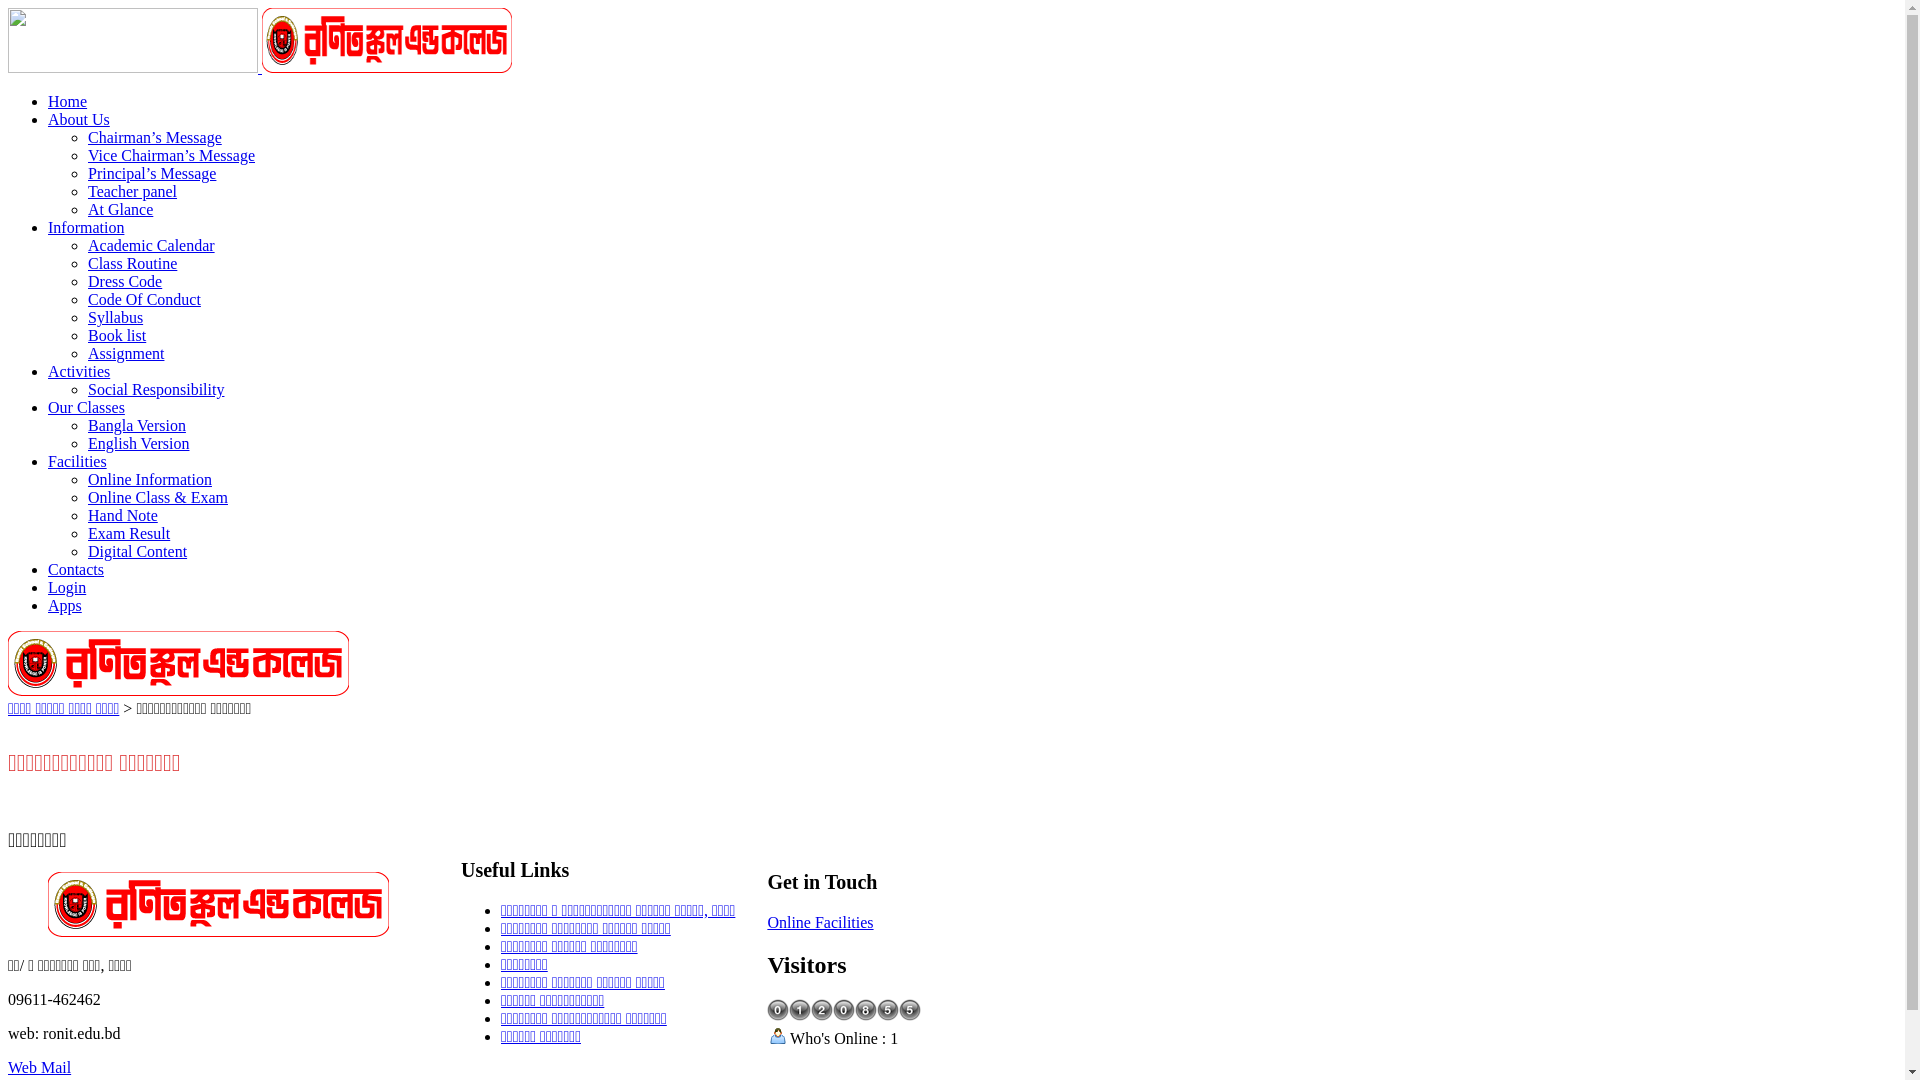 The height and width of the screenshot is (1080, 1920). Describe the element at coordinates (122, 514) in the screenshot. I see `'Hand Note'` at that location.